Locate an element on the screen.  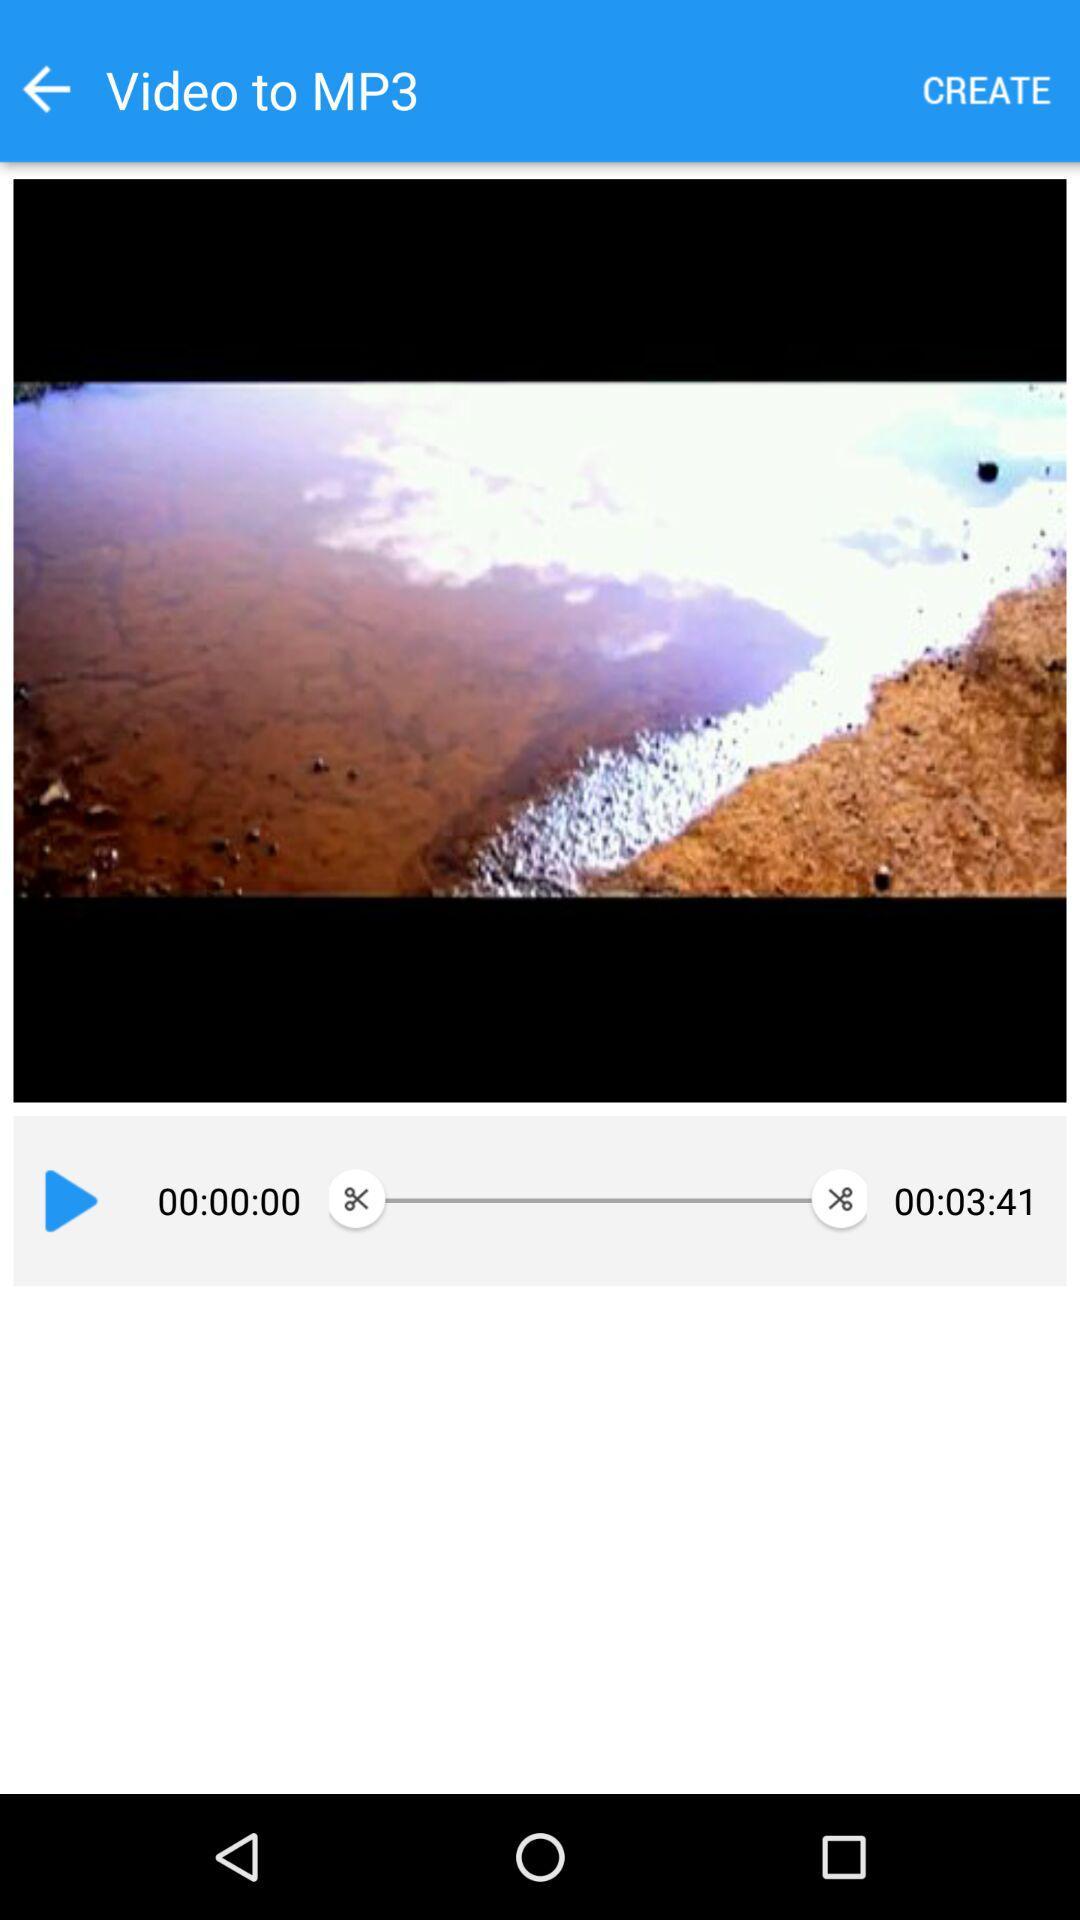
the button at the top right corner is located at coordinates (987, 88).